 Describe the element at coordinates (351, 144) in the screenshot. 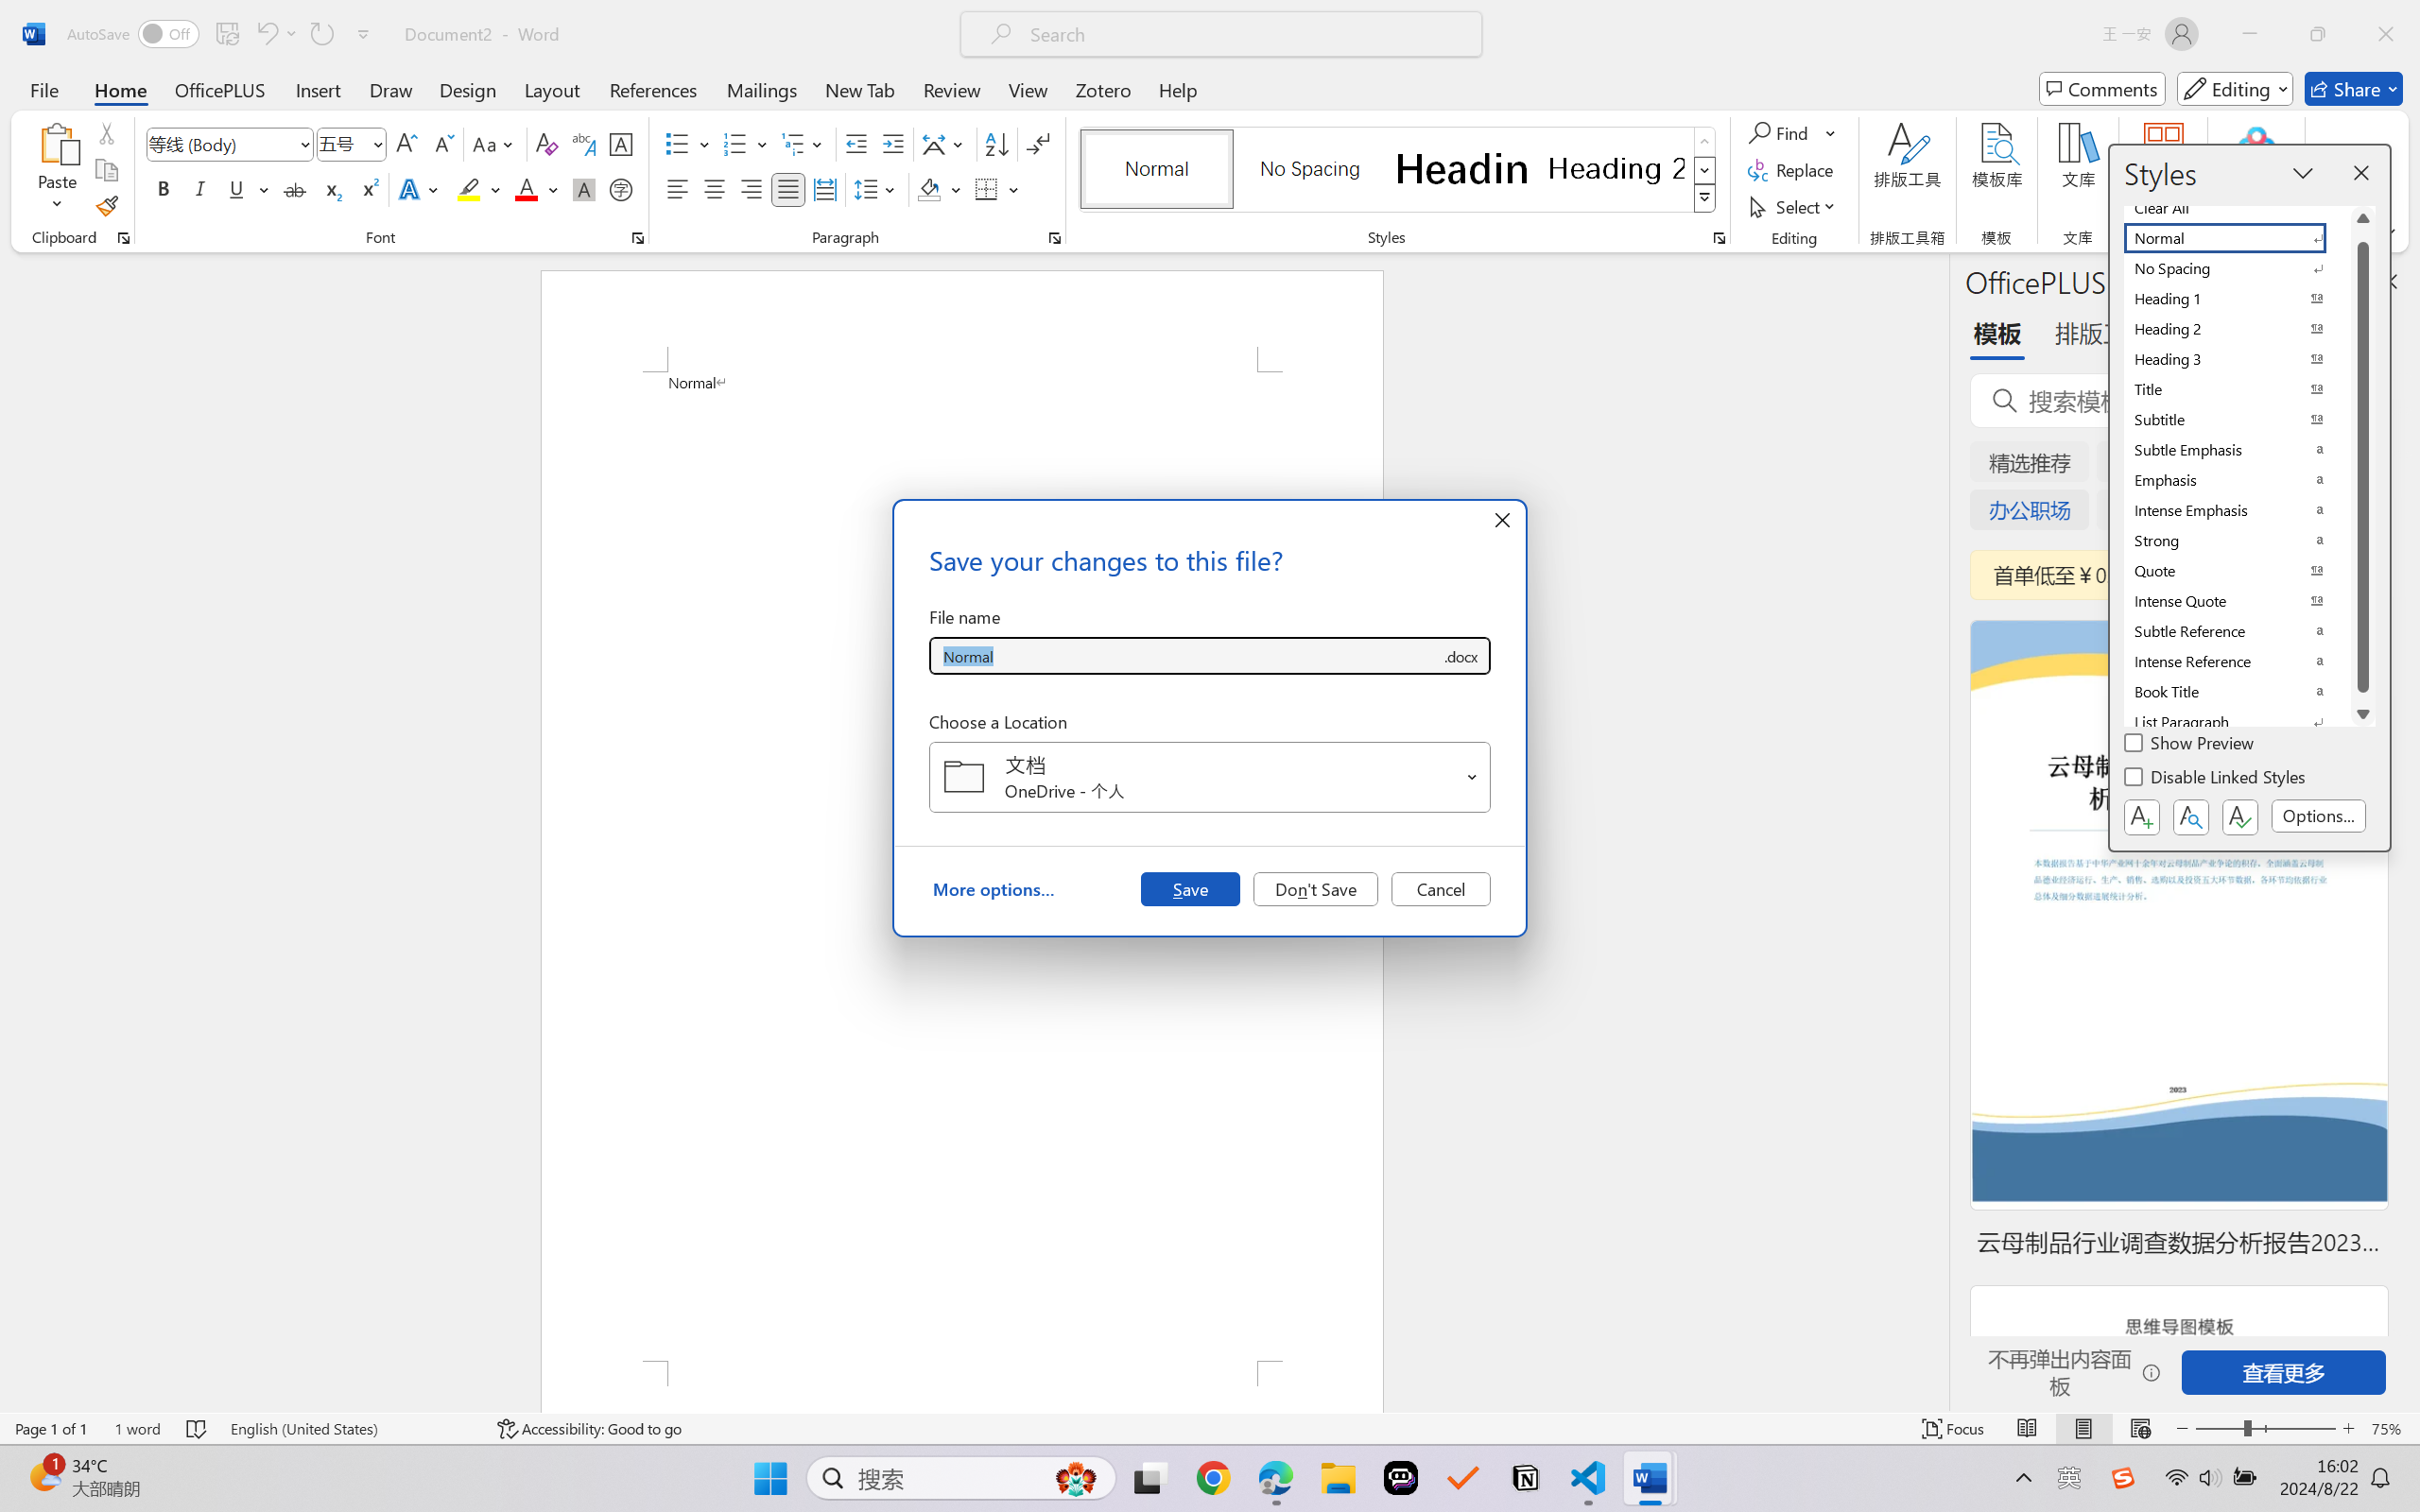

I see `'Font Size'` at that location.